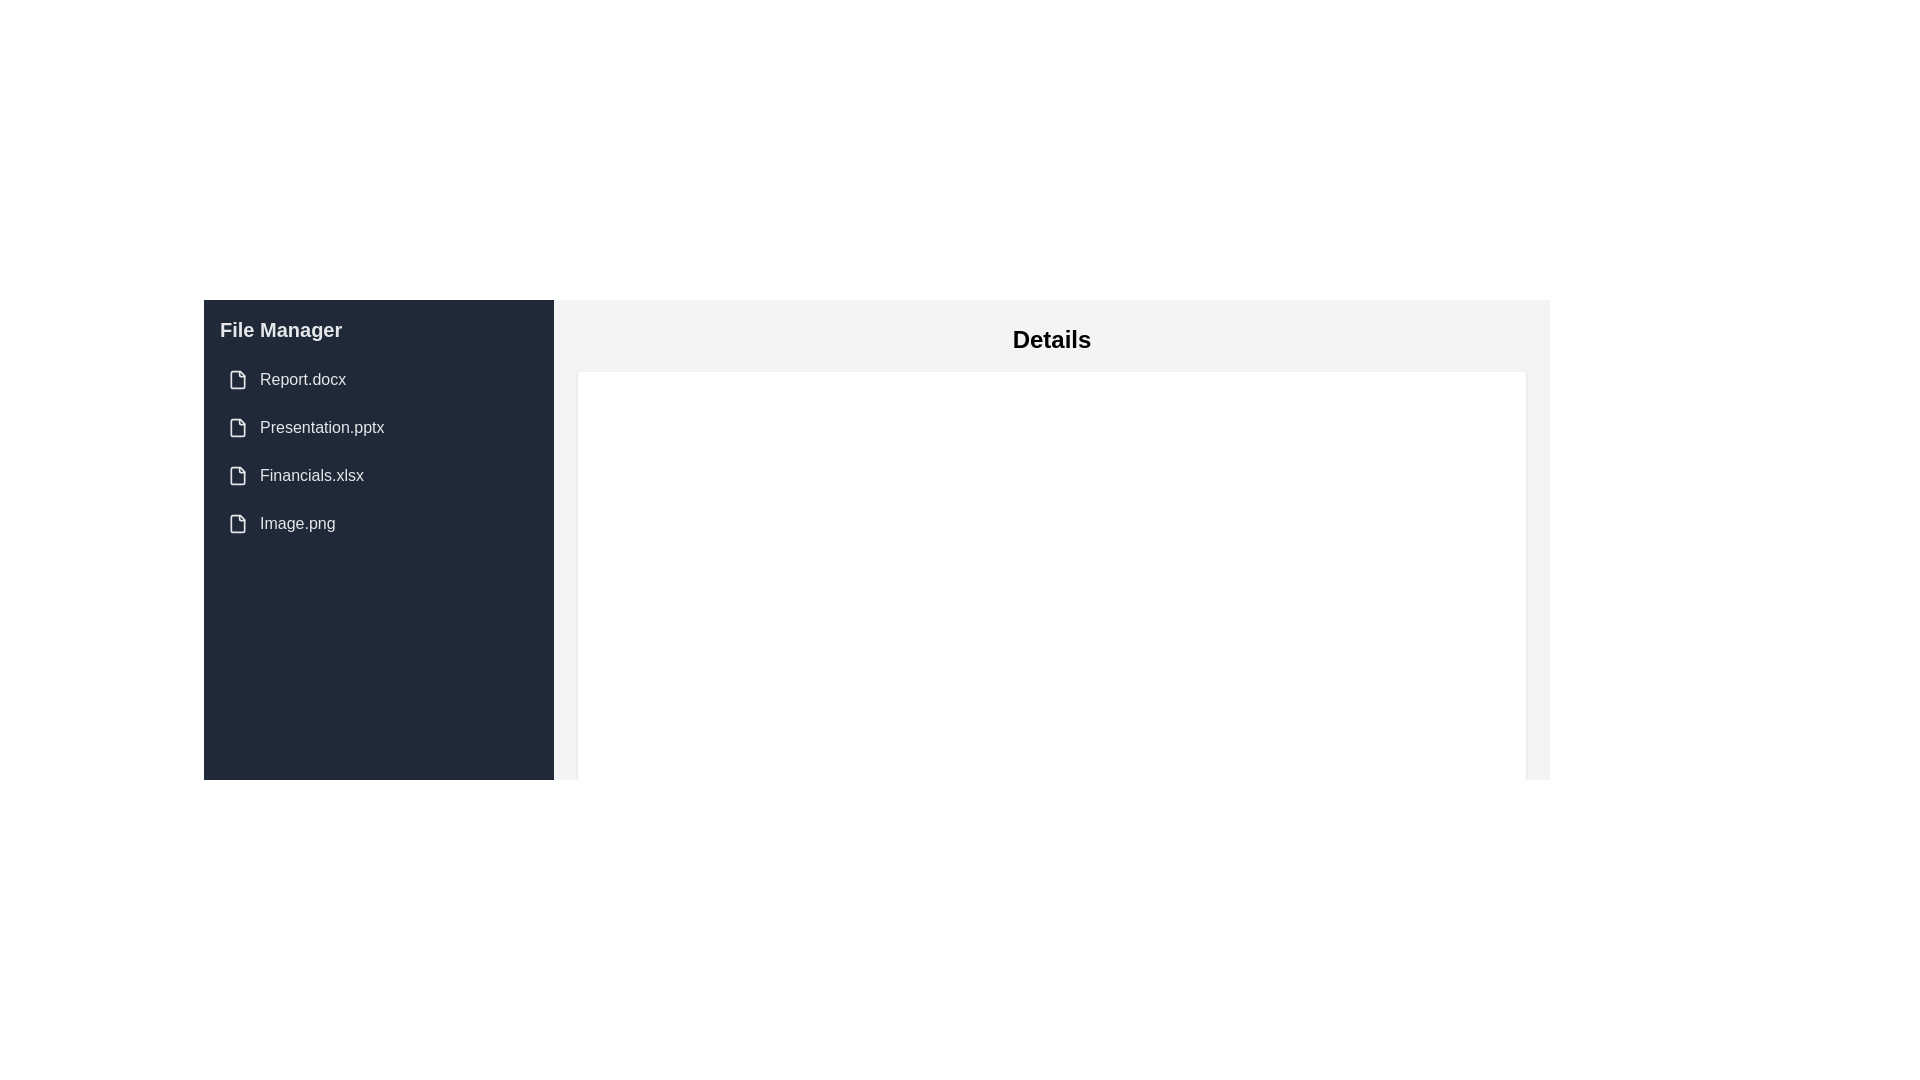 Image resolution: width=1920 pixels, height=1080 pixels. I want to click on the document icon located in the left sidebar under 'File Manager', next to the text 'Report.docx', so click(238, 380).